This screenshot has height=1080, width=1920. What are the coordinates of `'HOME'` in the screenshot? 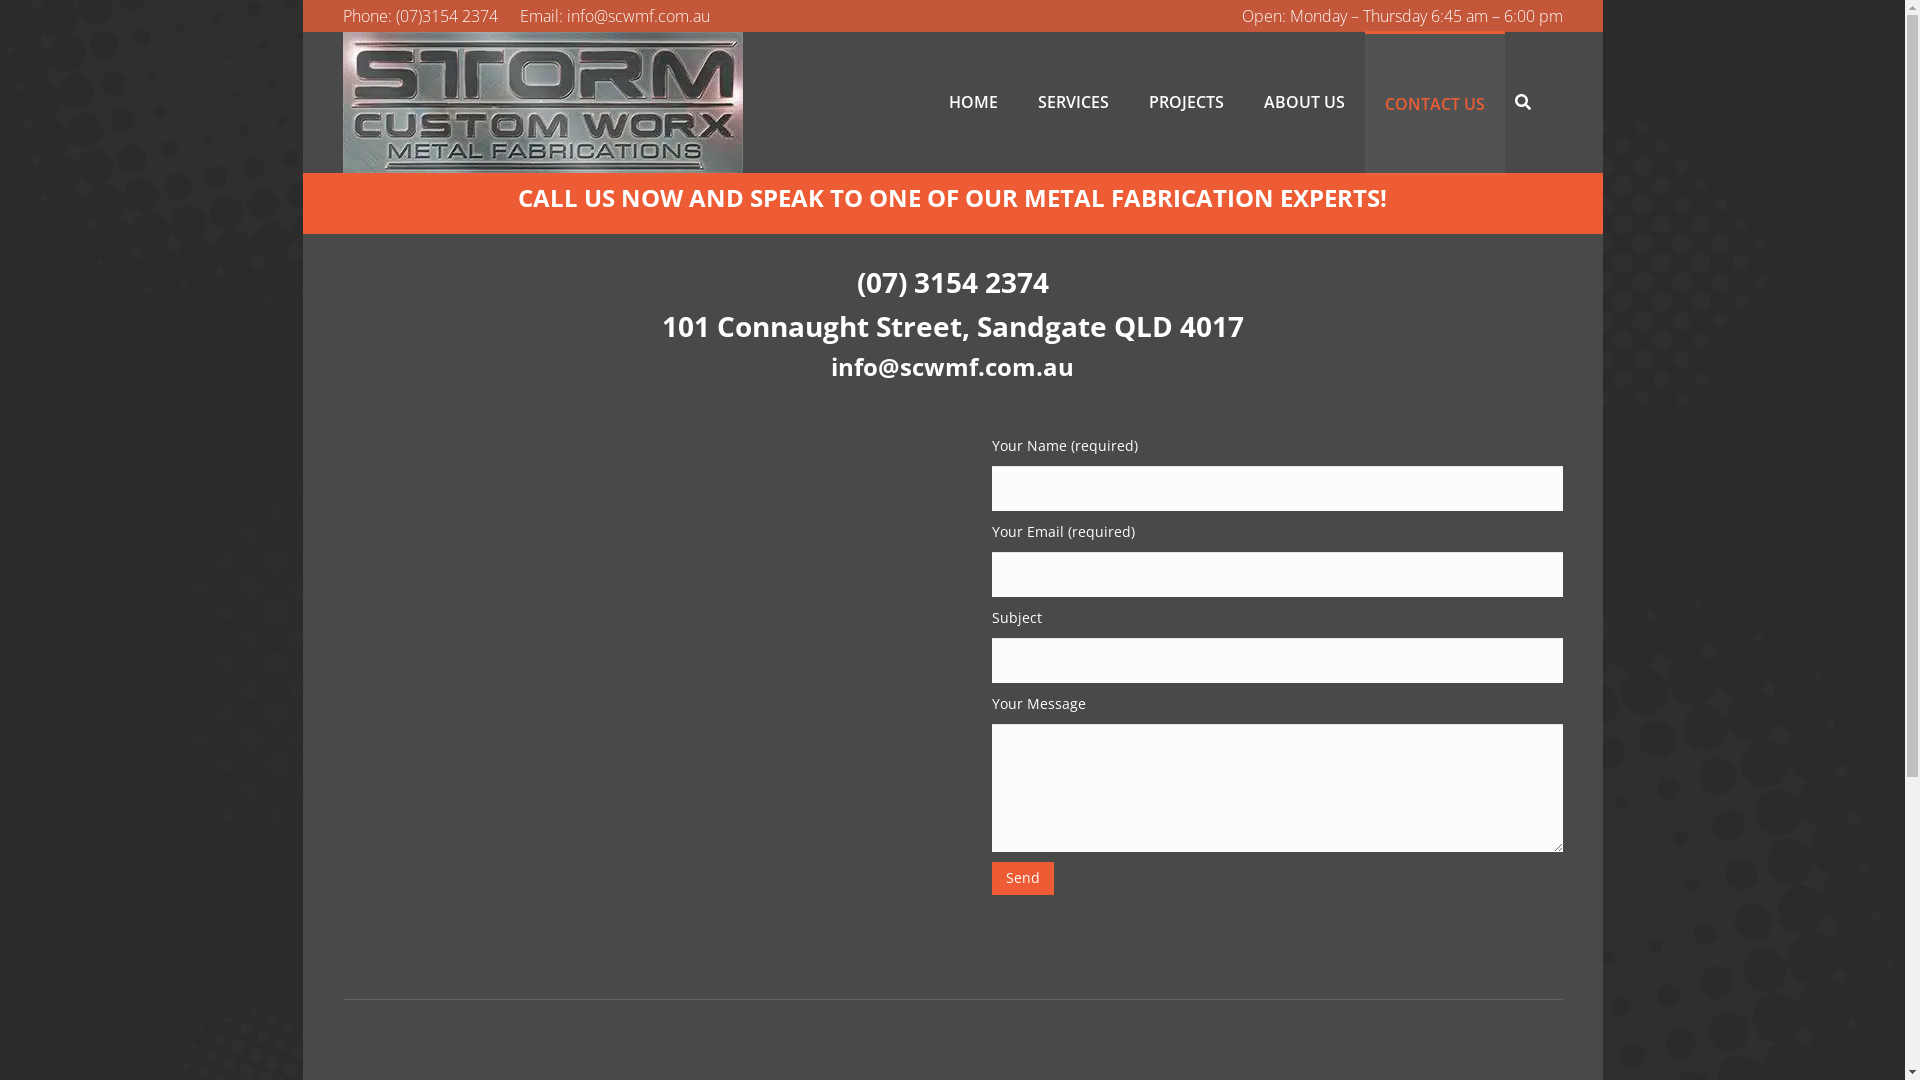 It's located at (973, 102).